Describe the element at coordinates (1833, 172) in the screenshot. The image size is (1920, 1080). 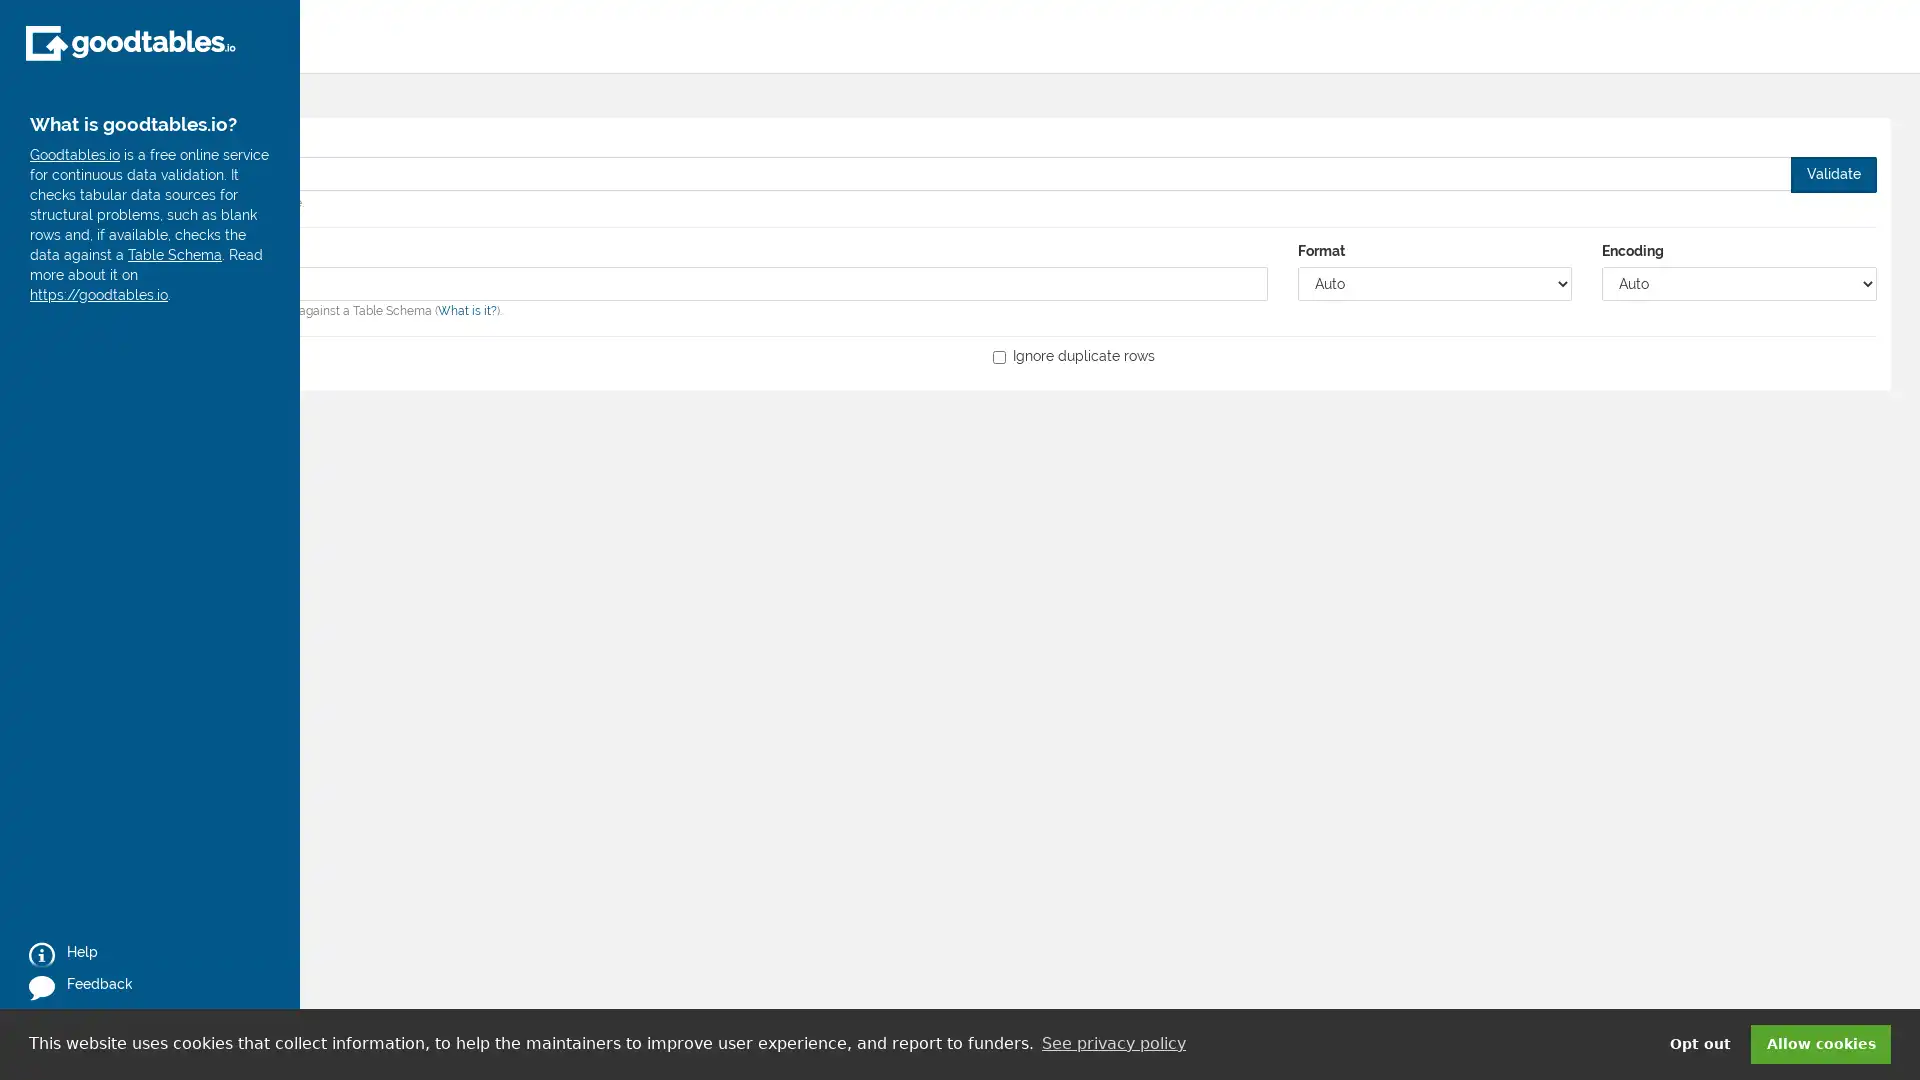
I see `Validate` at that location.